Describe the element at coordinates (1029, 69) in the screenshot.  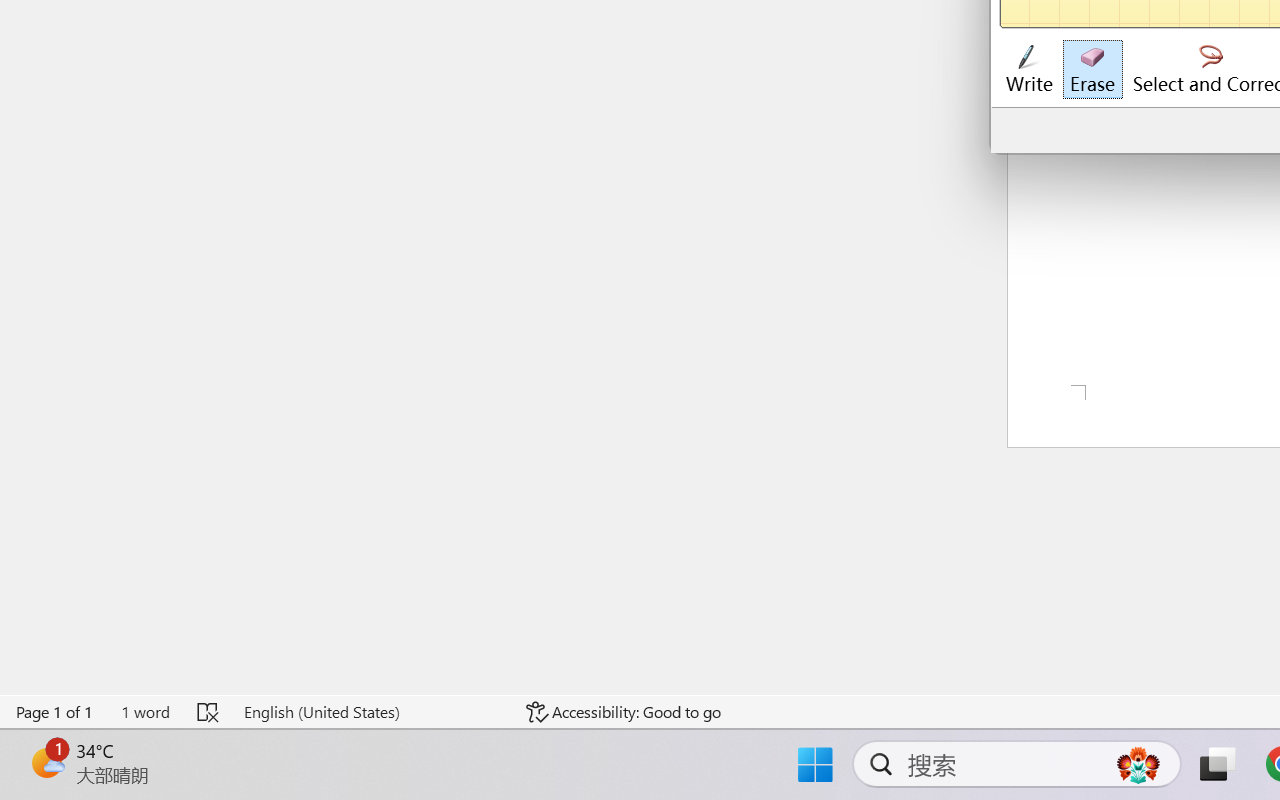
I see `'Write'` at that location.